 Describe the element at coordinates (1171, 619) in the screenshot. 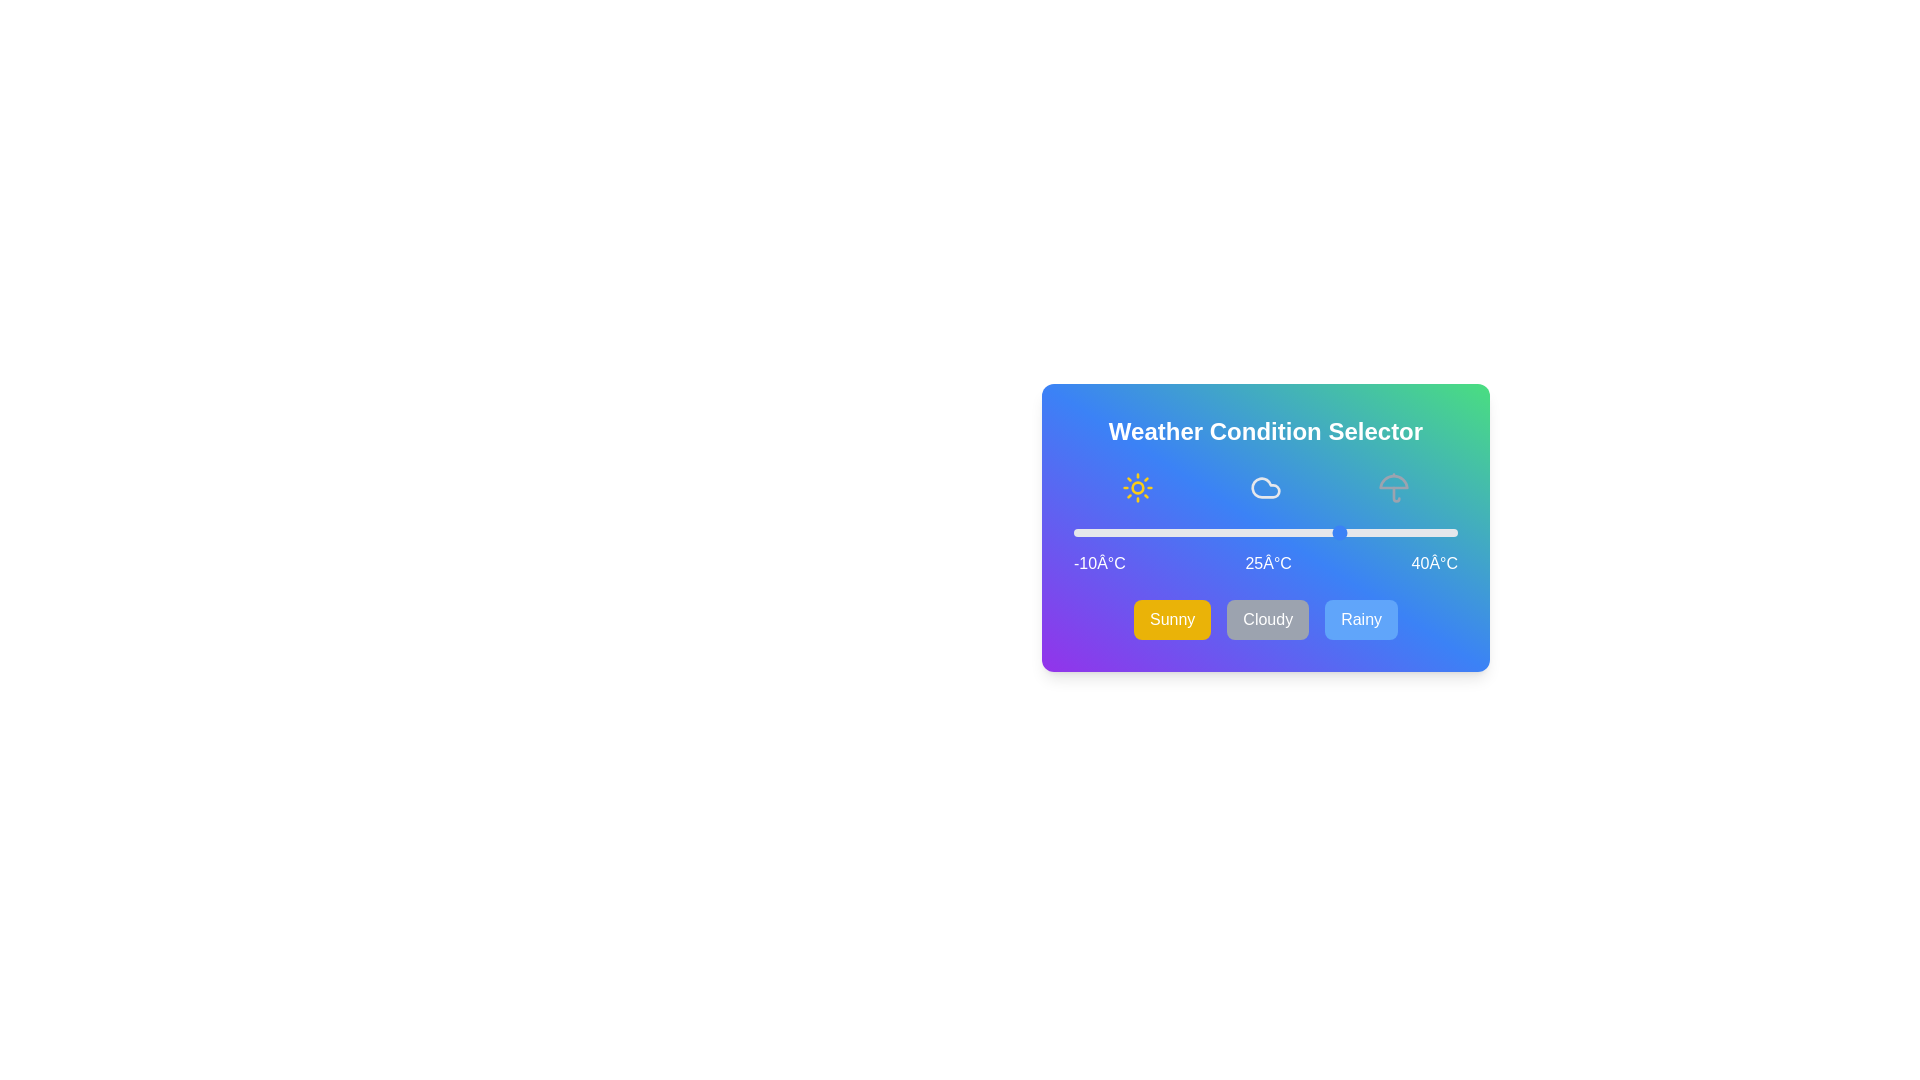

I see `the 'Sunny' button to set the weather condition to 'Sunny'` at that location.